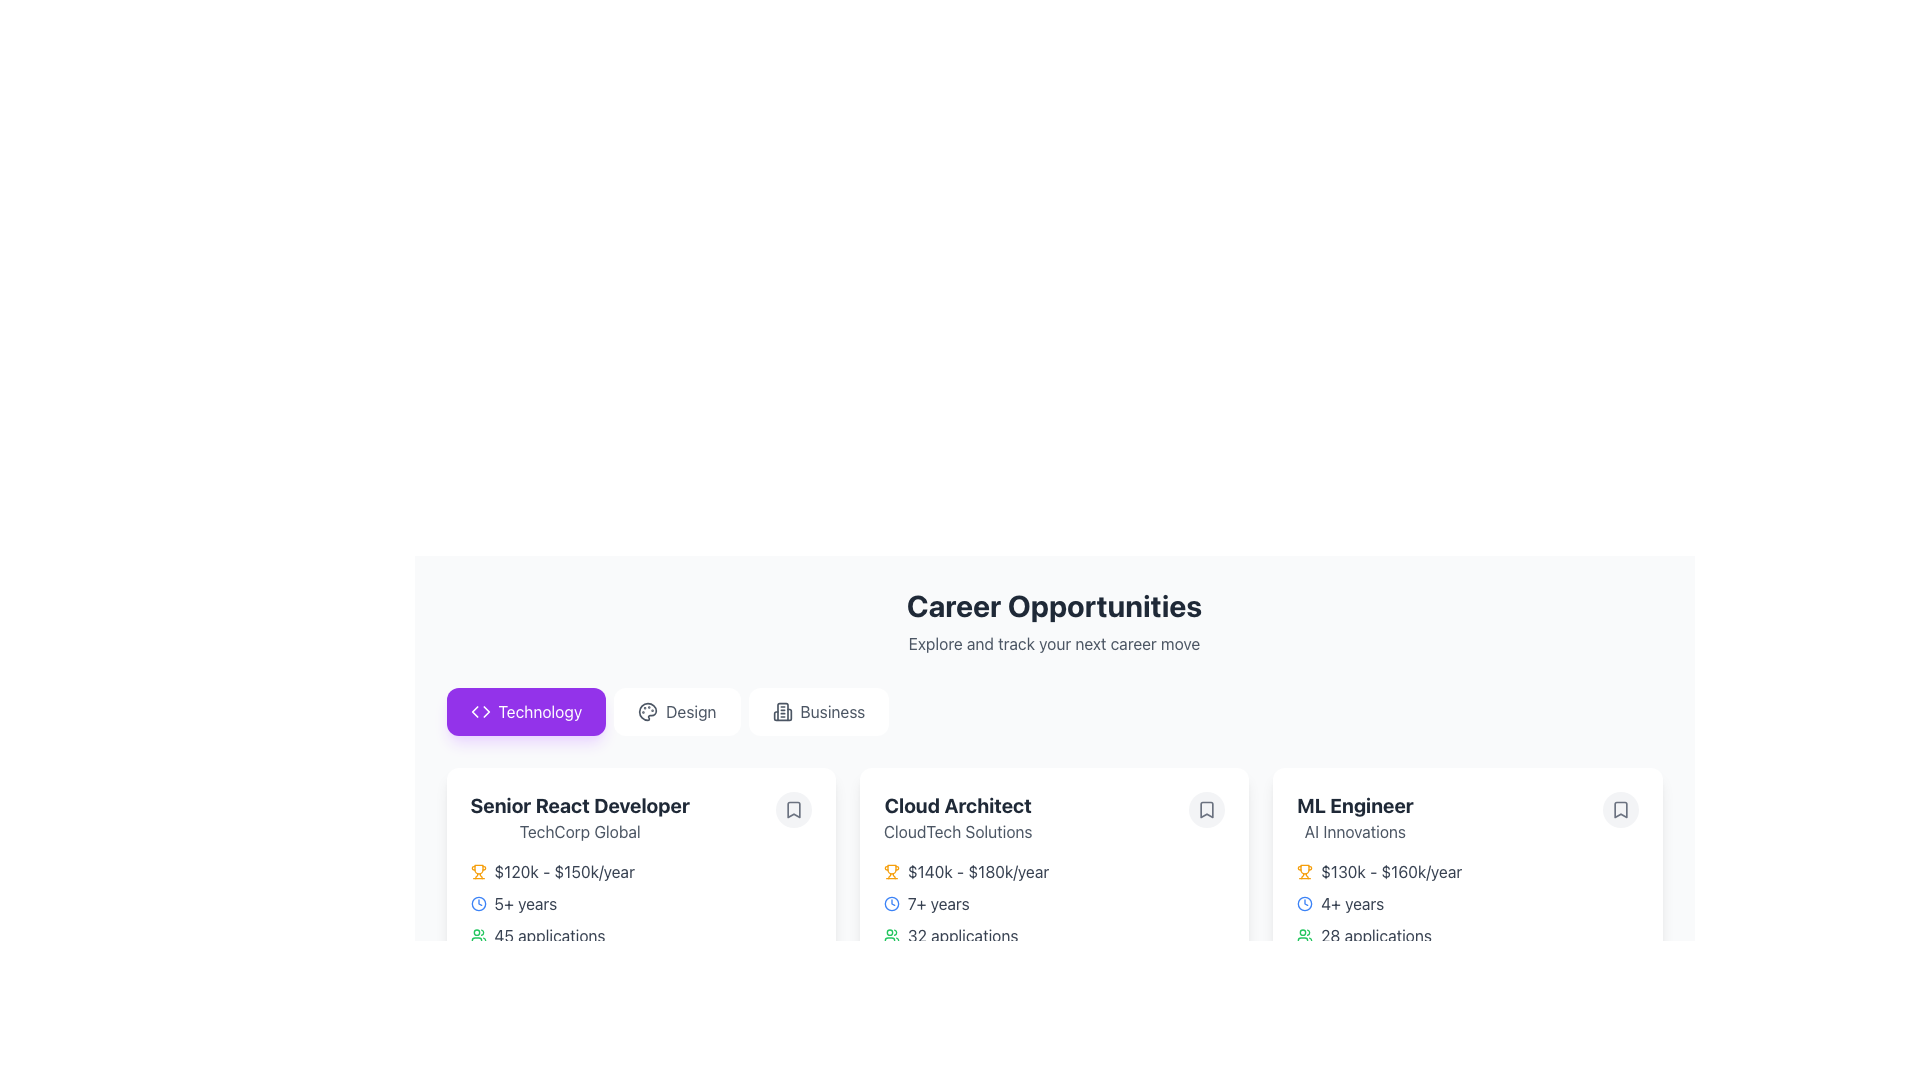 The image size is (1920, 1080). I want to click on the 'Business' category icon located below the 'Career Opportunities' header, which is part of a group labeled 'Business', so click(781, 711).